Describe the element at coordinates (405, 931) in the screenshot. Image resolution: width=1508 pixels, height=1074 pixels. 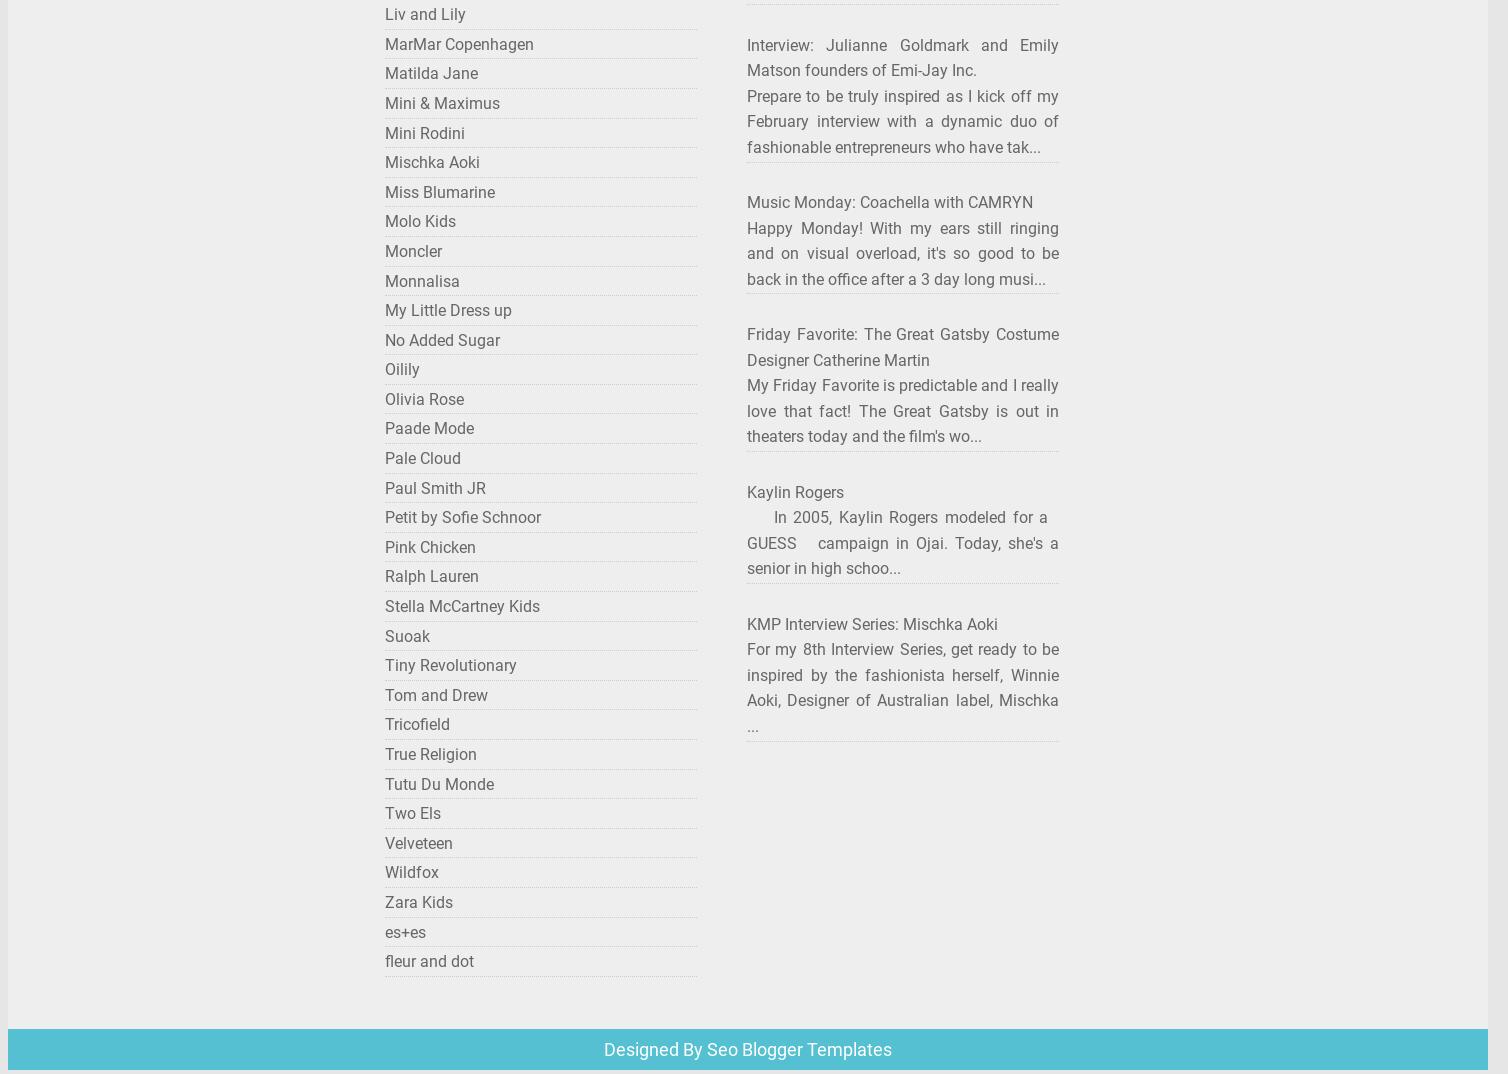
I see `'es+es'` at that location.